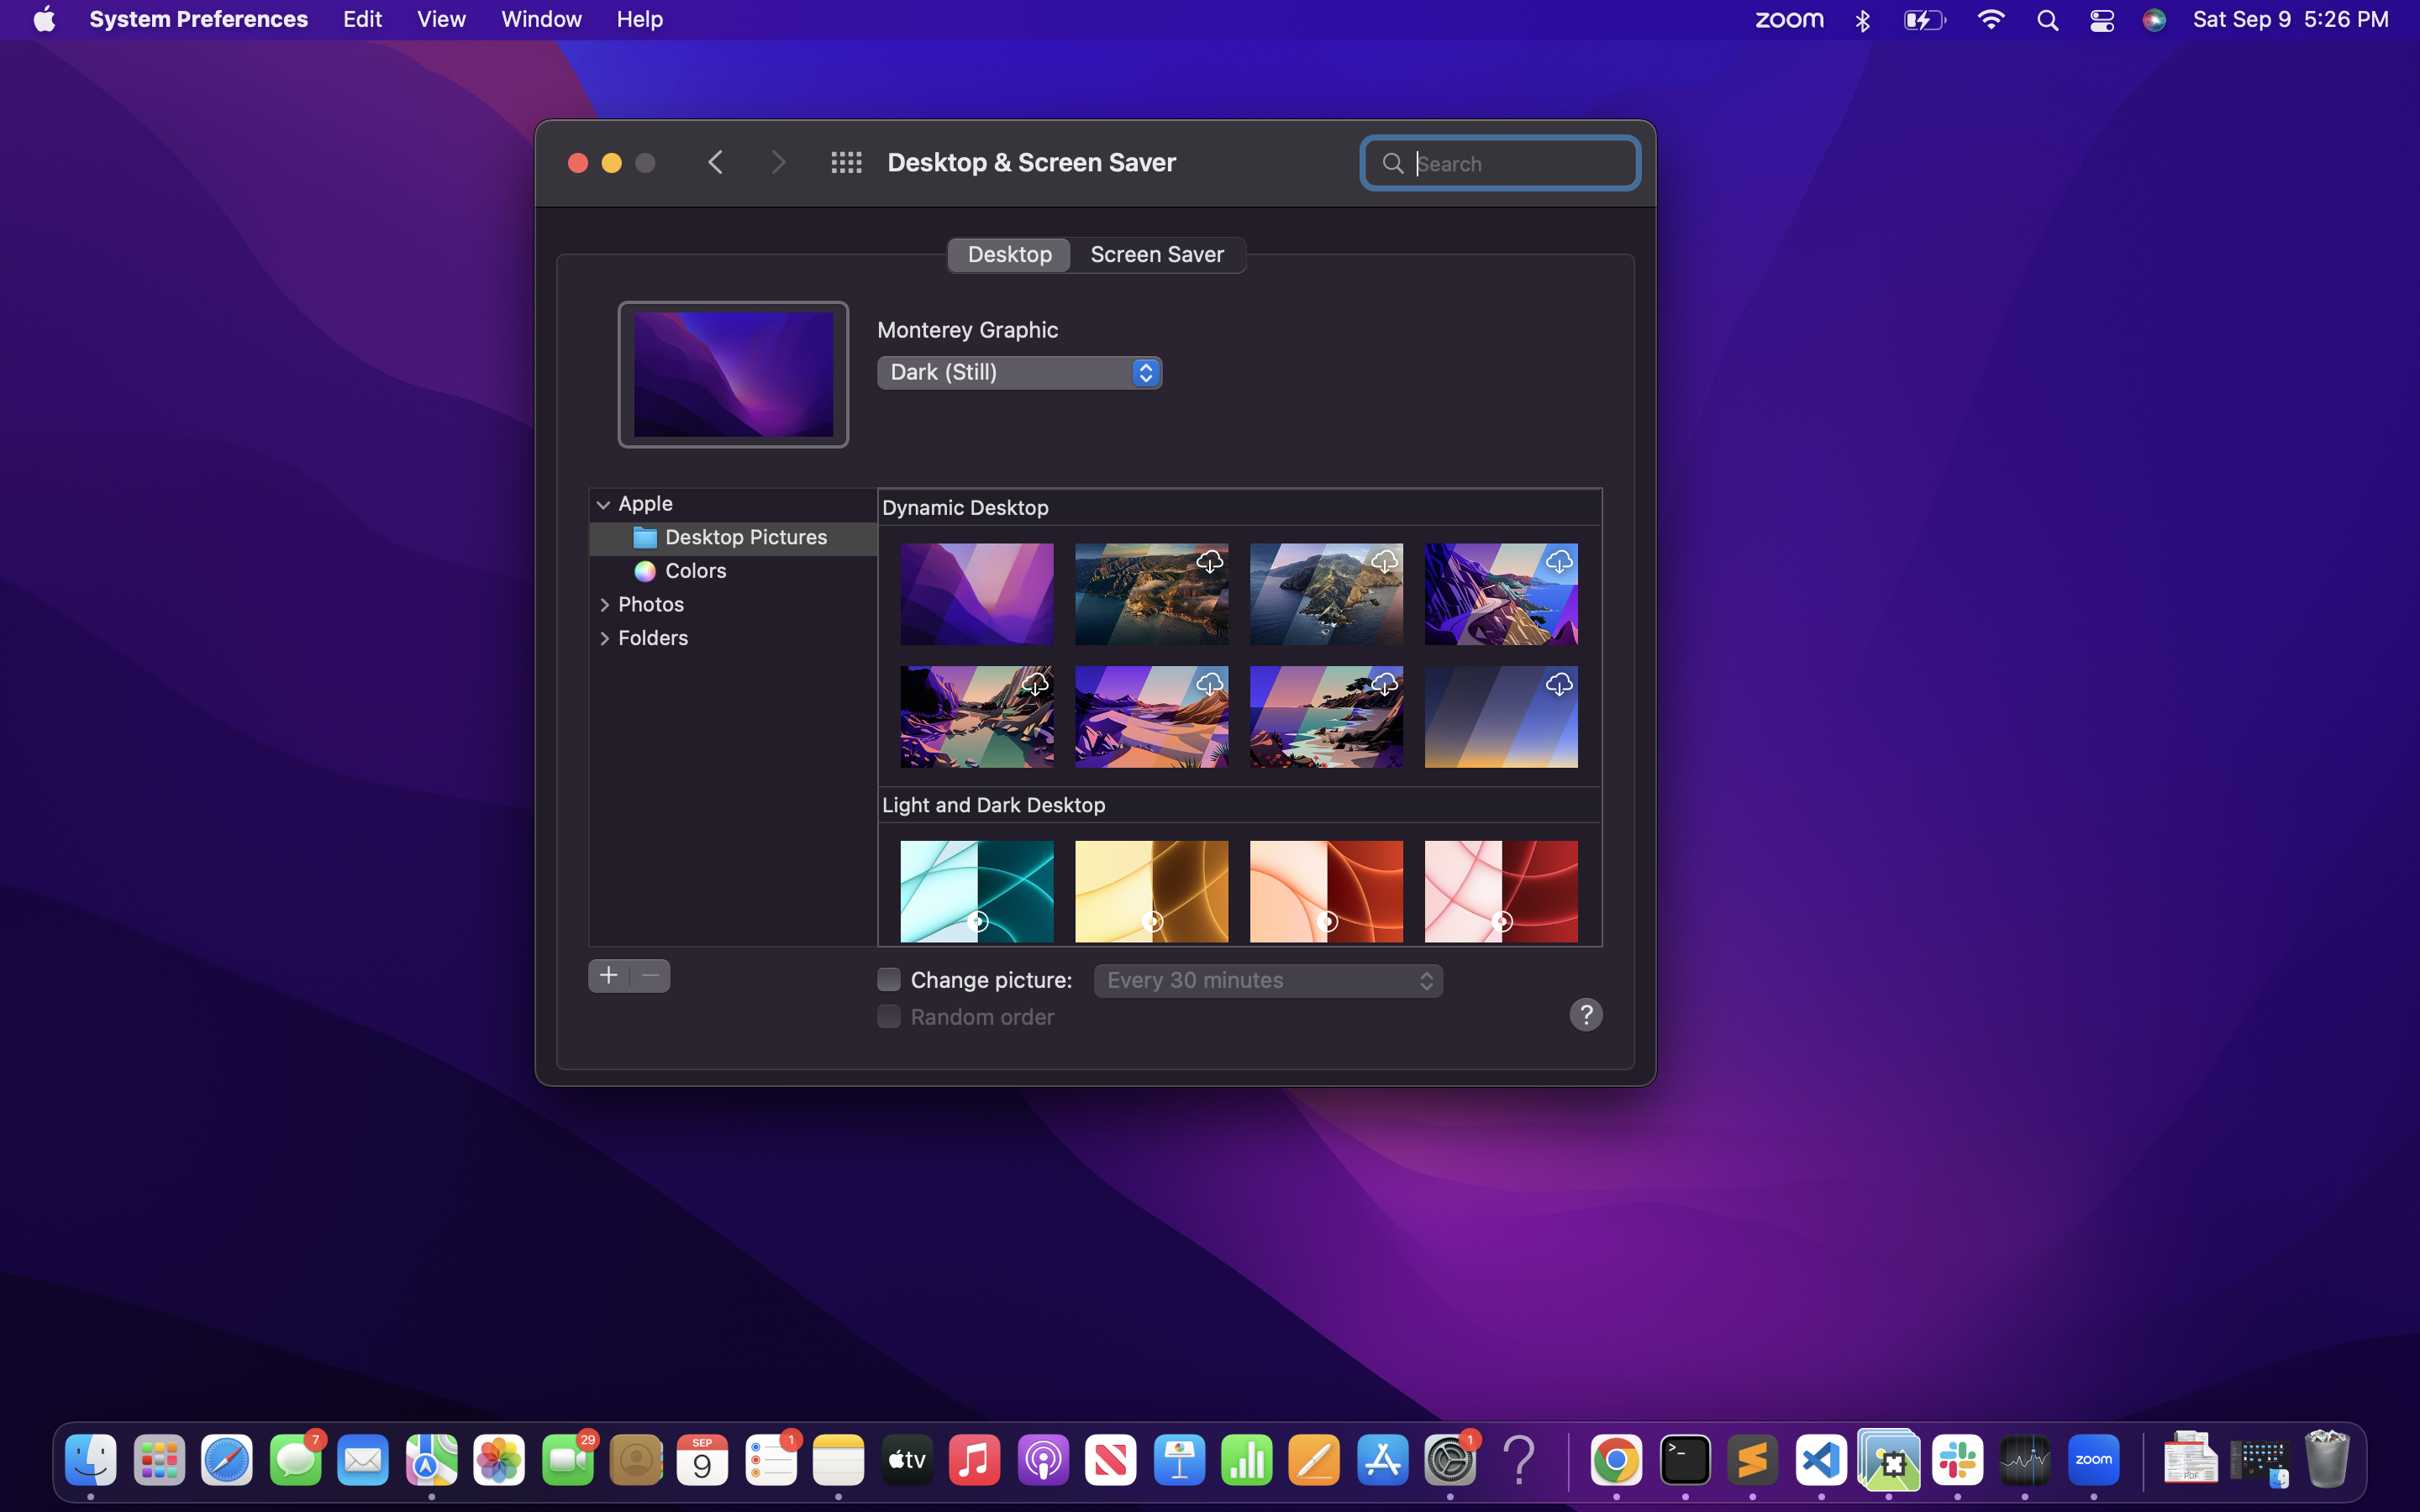  Describe the element at coordinates (612, 974) in the screenshot. I see `Add a new folder` at that location.